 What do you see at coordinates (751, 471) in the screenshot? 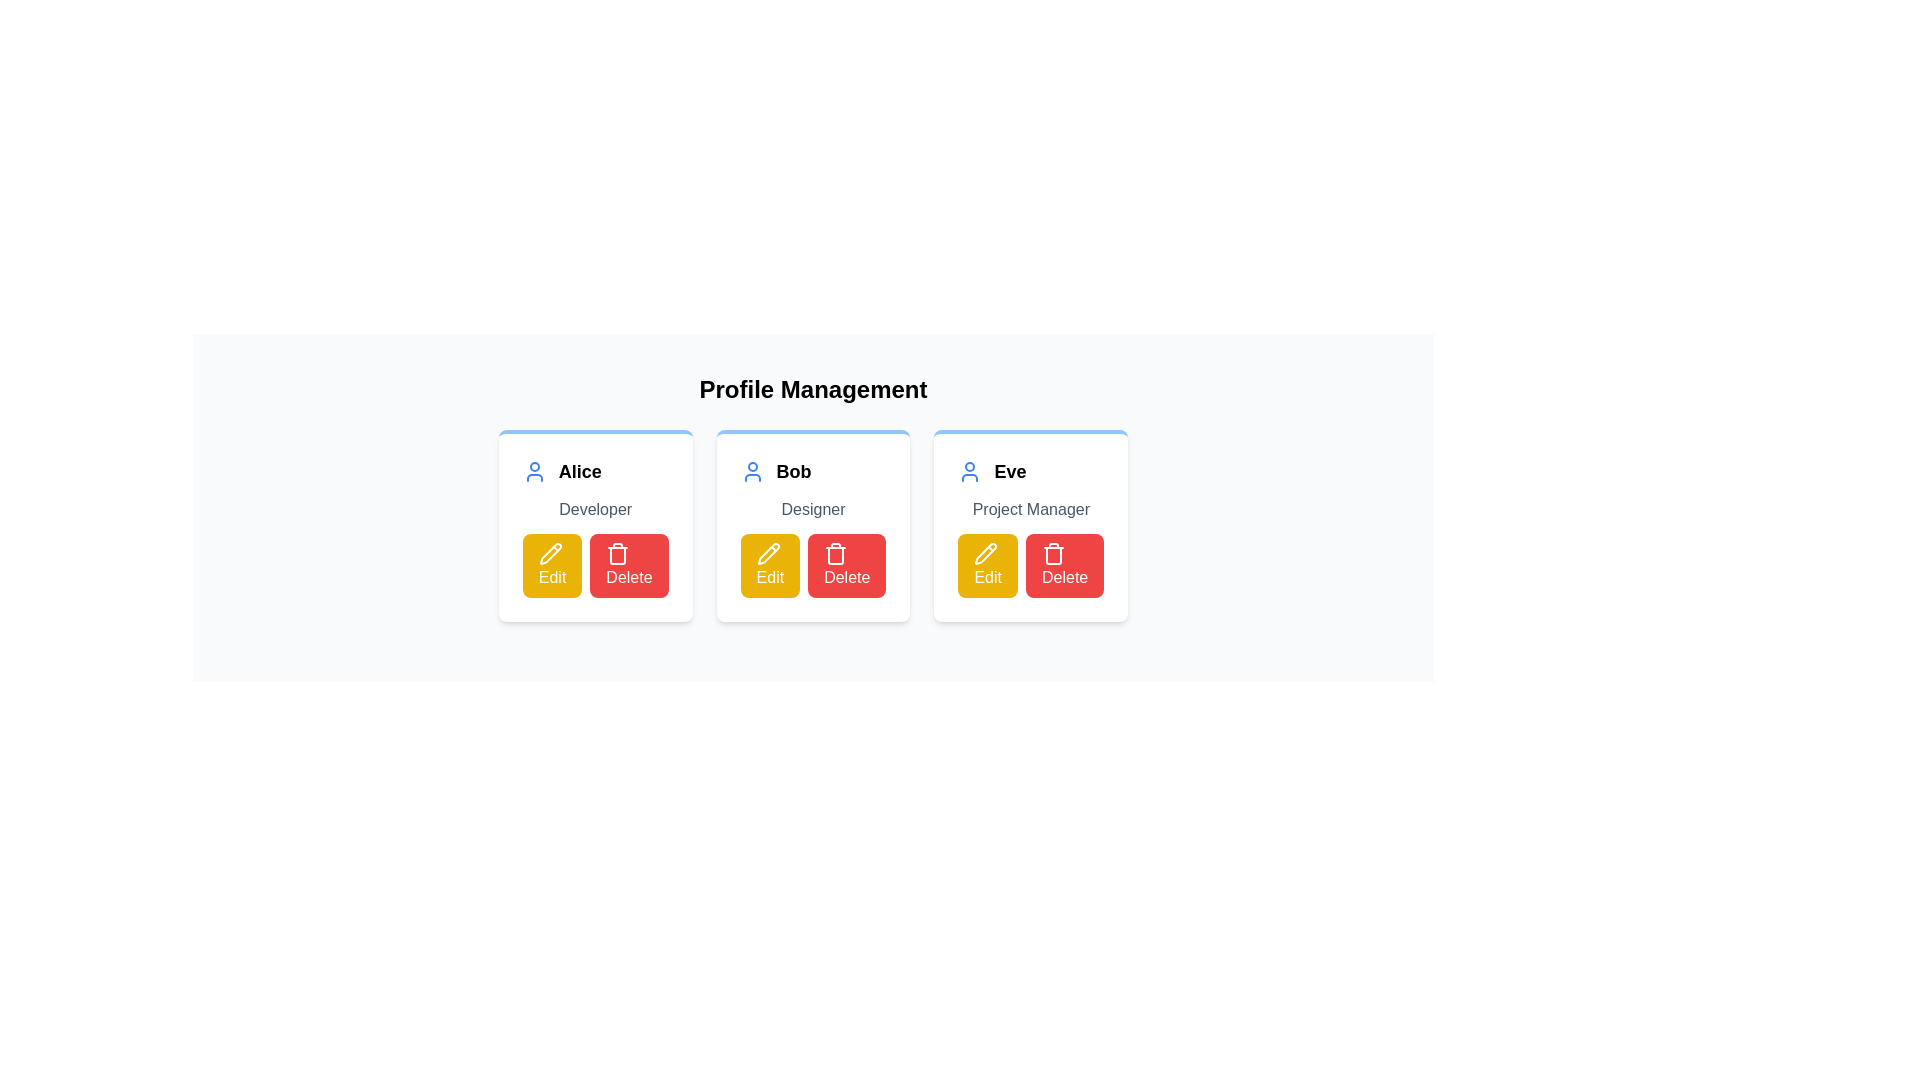
I see `the user profile SVG icon located in the second card of the profile management section, positioned directly to the left of the text 'Bob' and above the role description 'Designer'` at bounding box center [751, 471].